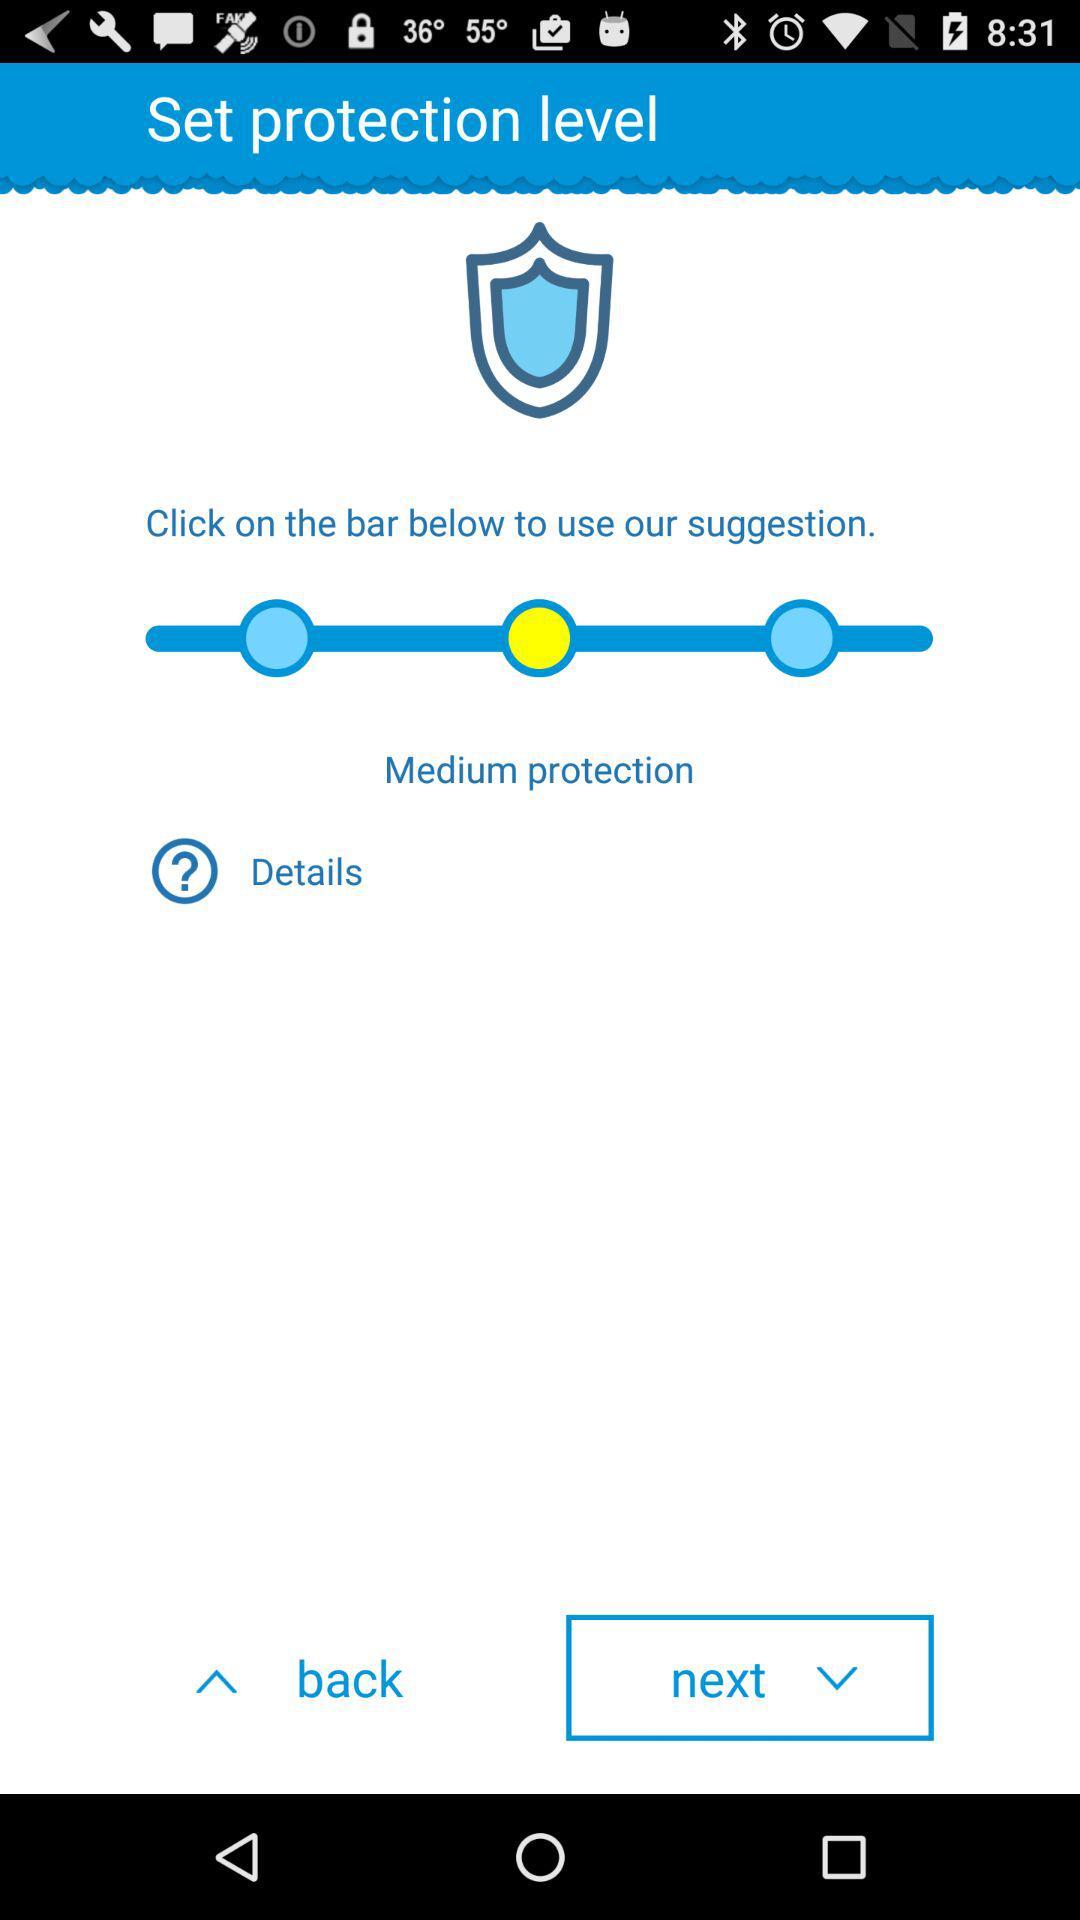 This screenshot has height=1920, width=1080. Describe the element at coordinates (749, 1677) in the screenshot. I see `the button to the right of the back` at that location.